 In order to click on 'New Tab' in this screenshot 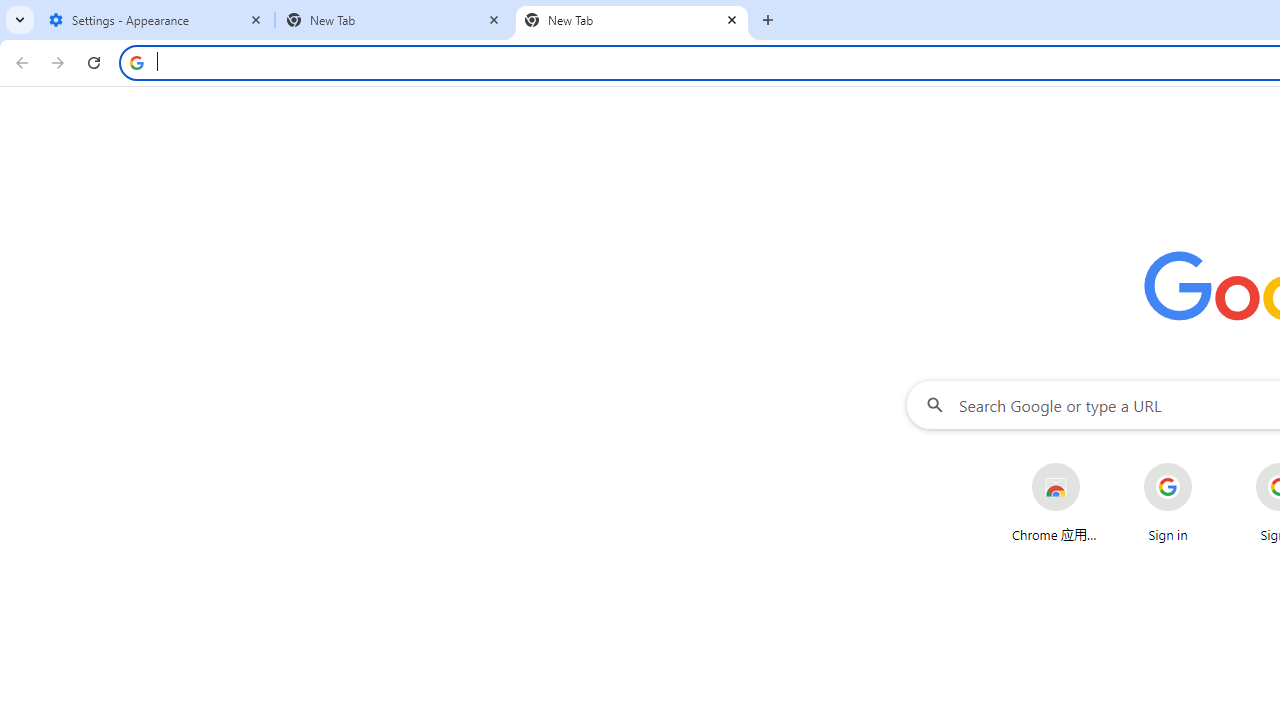, I will do `click(631, 20)`.